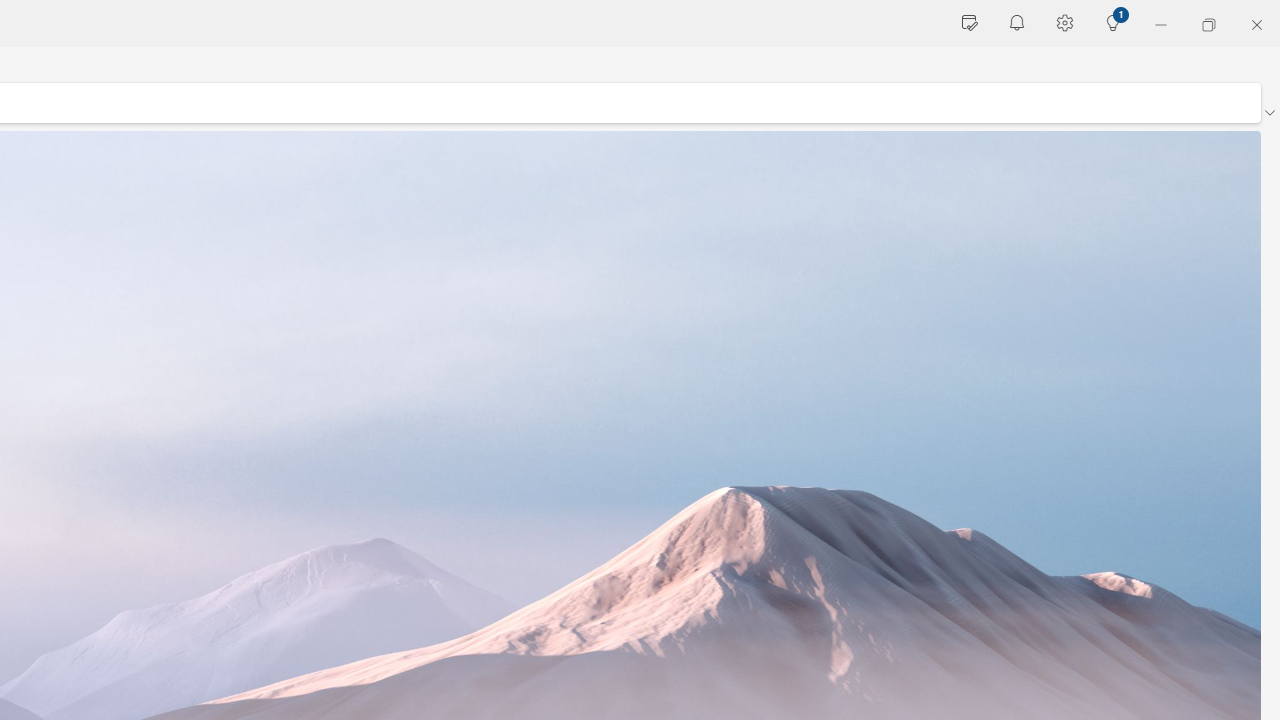  Describe the element at coordinates (1268, 113) in the screenshot. I see `'Ribbon display options'` at that location.